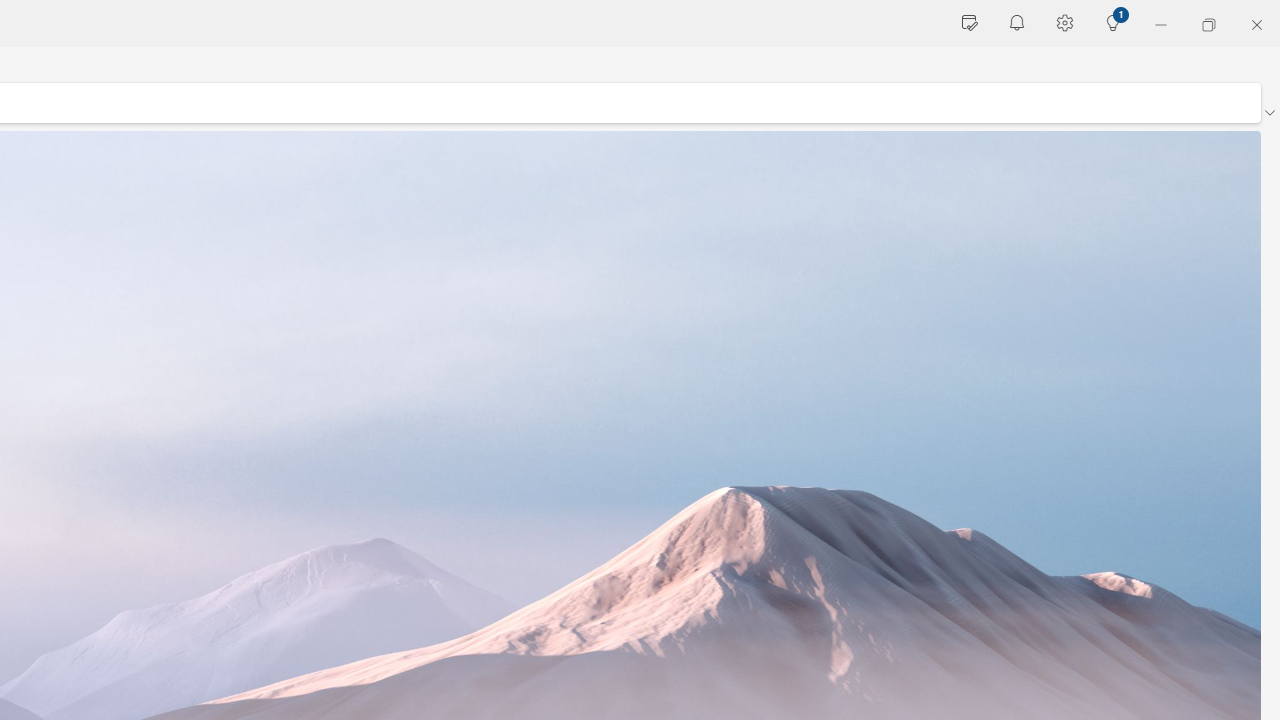  Describe the element at coordinates (1268, 113) in the screenshot. I see `'Ribbon display options'` at that location.